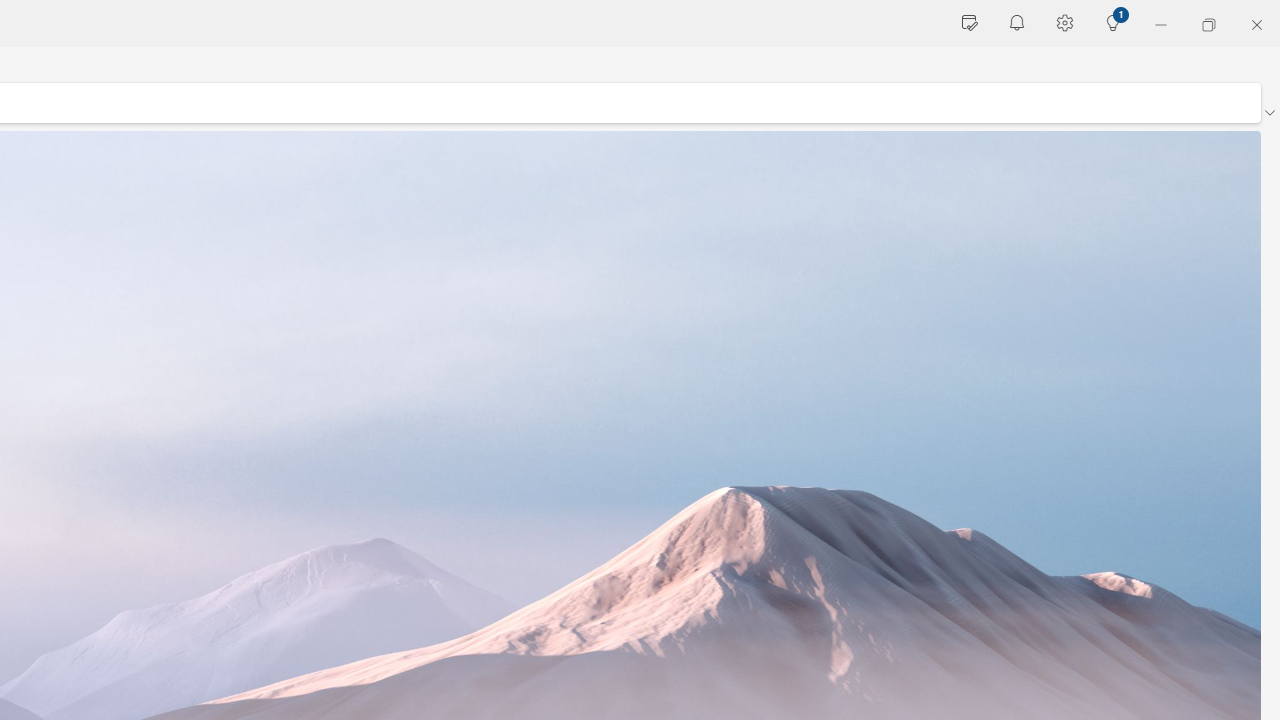  Describe the element at coordinates (1268, 113) in the screenshot. I see `'Ribbon display options'` at that location.